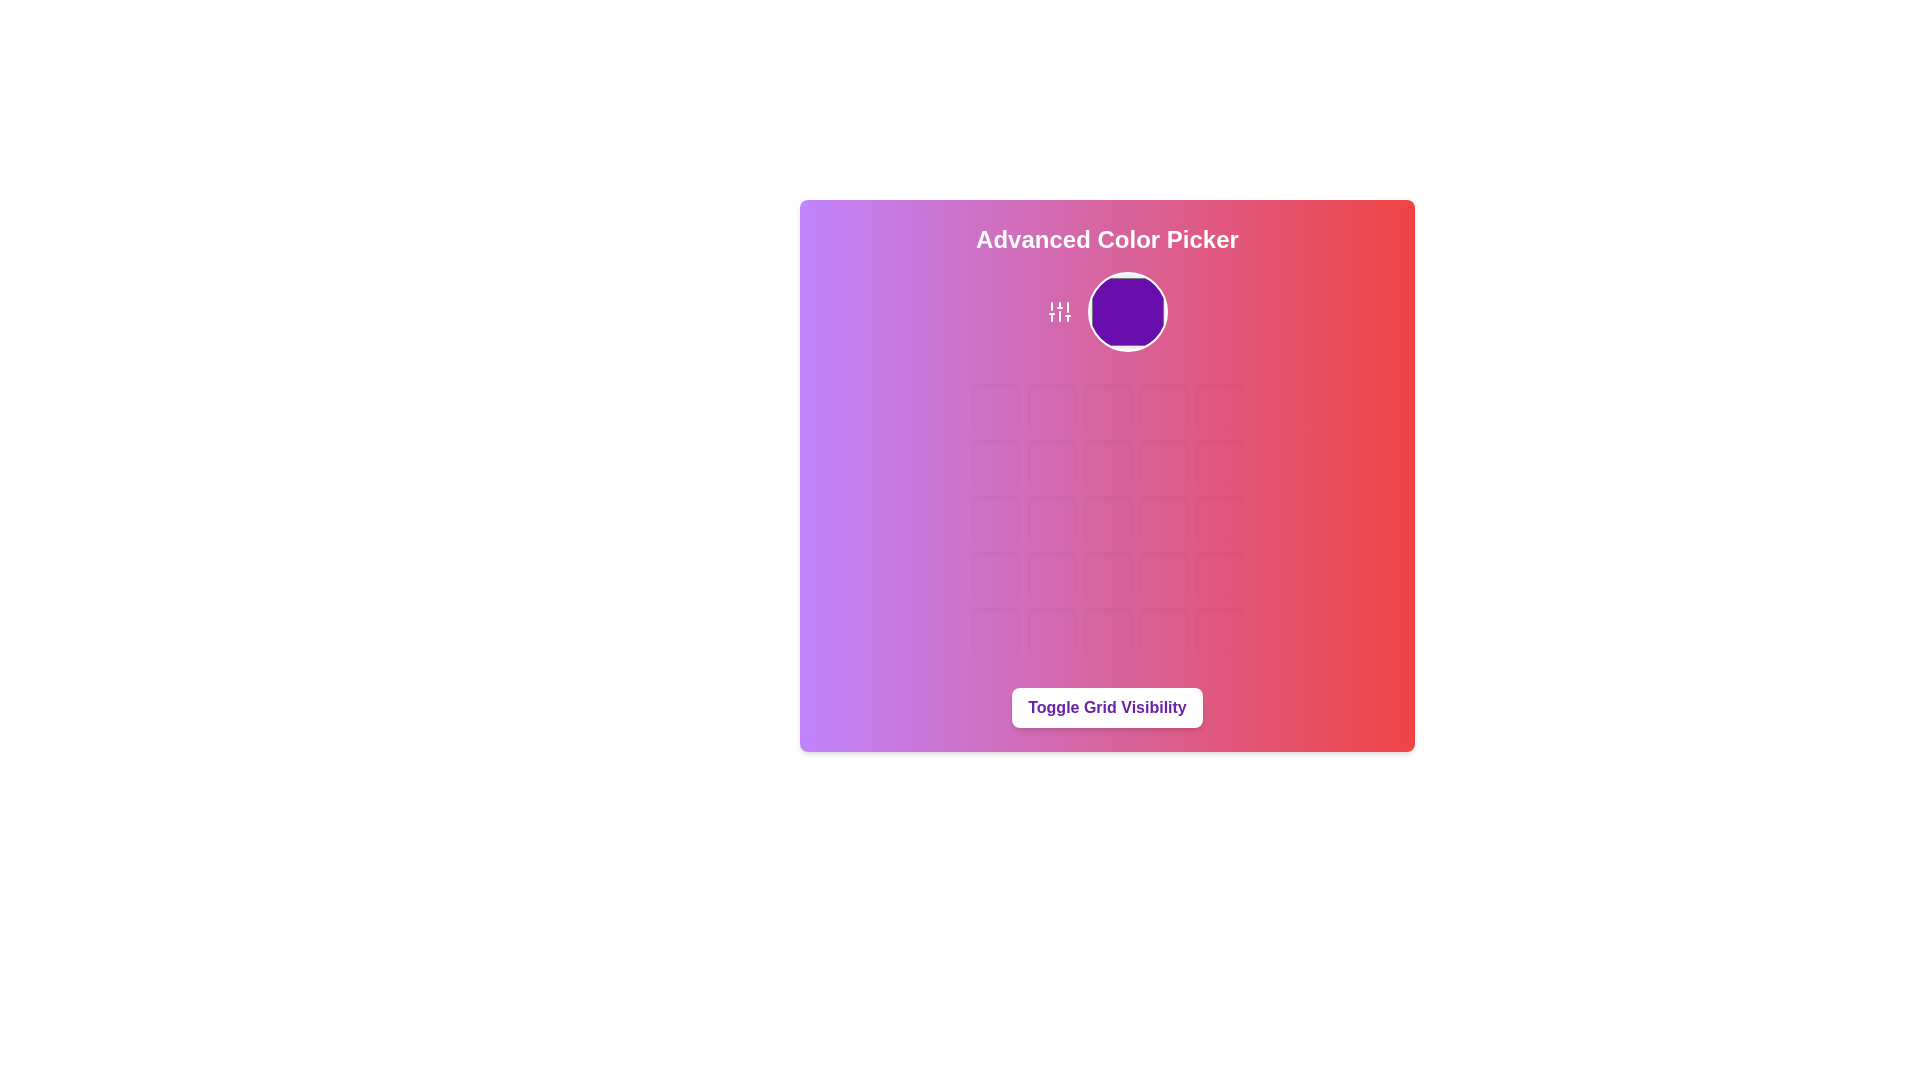 The width and height of the screenshot is (1920, 1080). What do you see at coordinates (1106, 238) in the screenshot?
I see `the text label that displays 'Advanced Color Picker', which is bold and large, with a white font on a gradient background from purple to red` at bounding box center [1106, 238].